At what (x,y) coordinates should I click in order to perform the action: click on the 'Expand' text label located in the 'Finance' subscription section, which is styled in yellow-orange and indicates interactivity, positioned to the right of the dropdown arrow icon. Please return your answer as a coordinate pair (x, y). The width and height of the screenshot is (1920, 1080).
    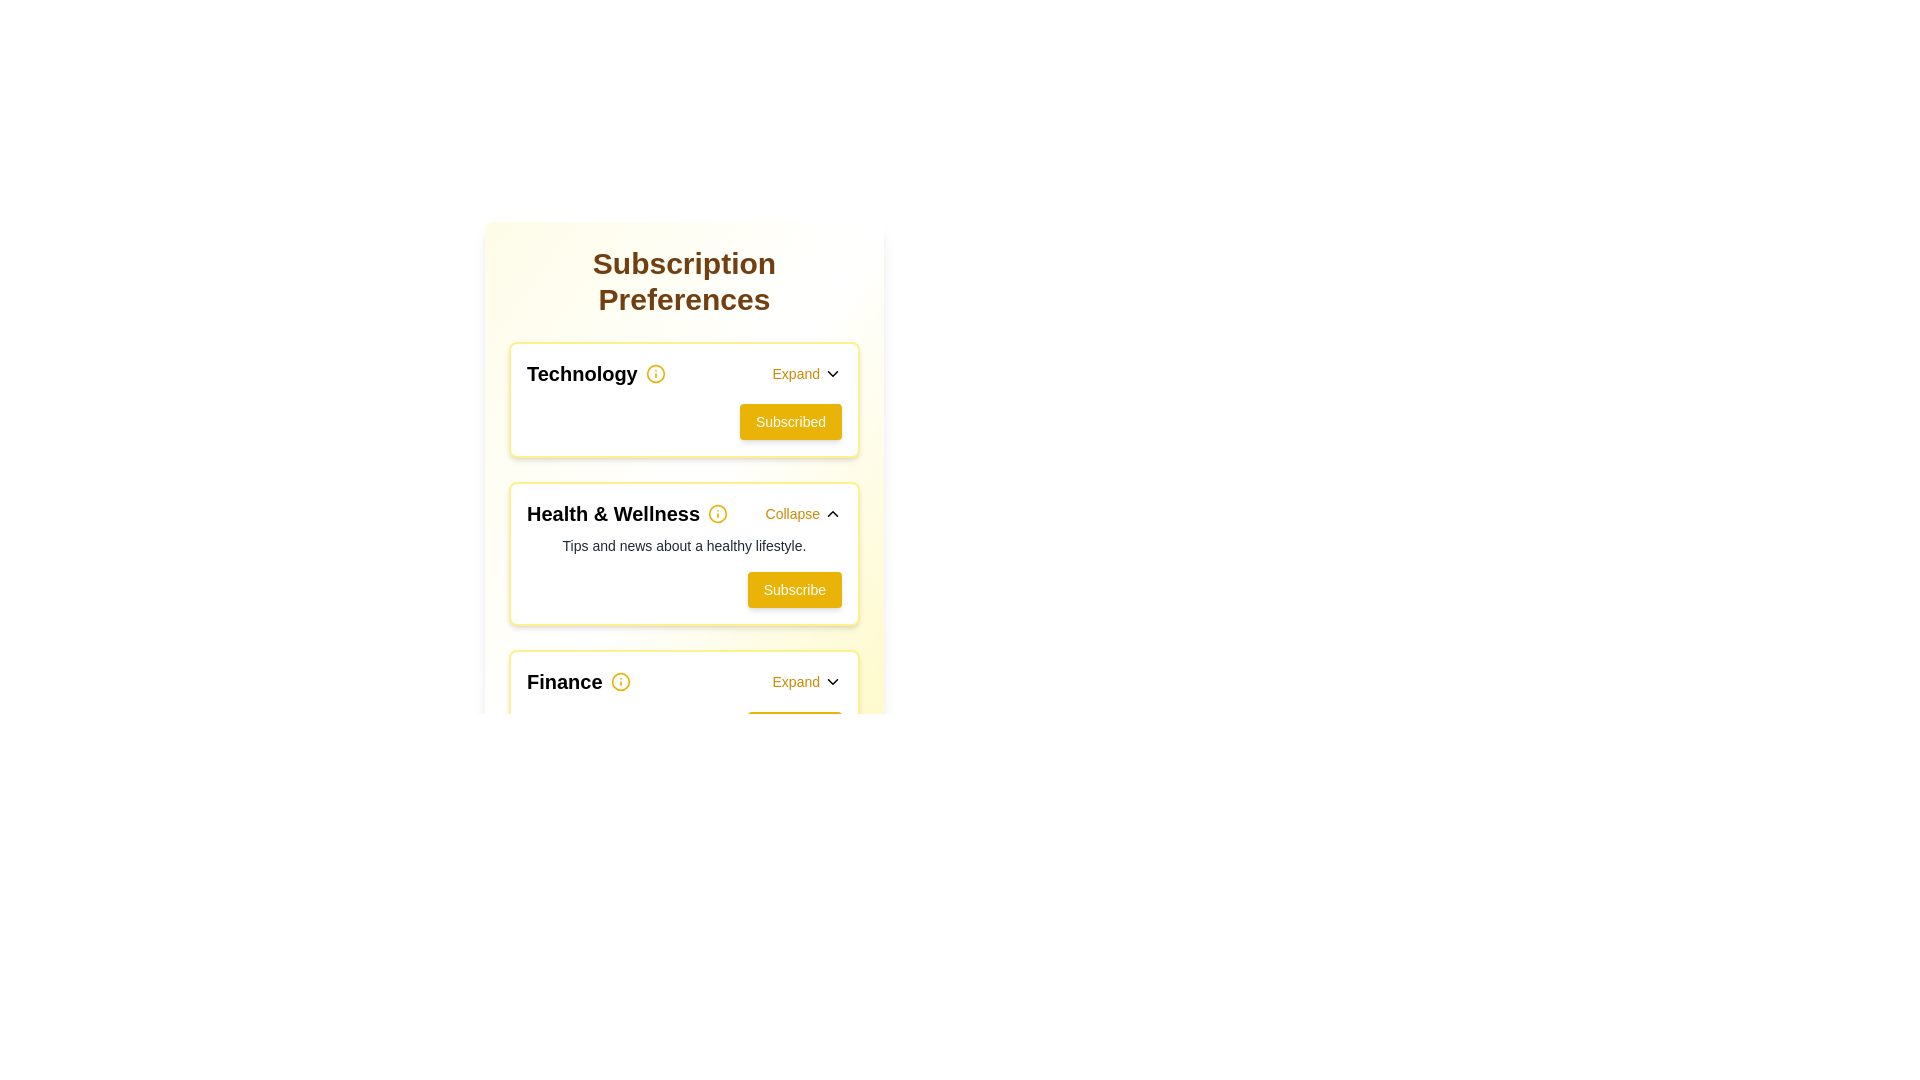
    Looking at the image, I should click on (795, 681).